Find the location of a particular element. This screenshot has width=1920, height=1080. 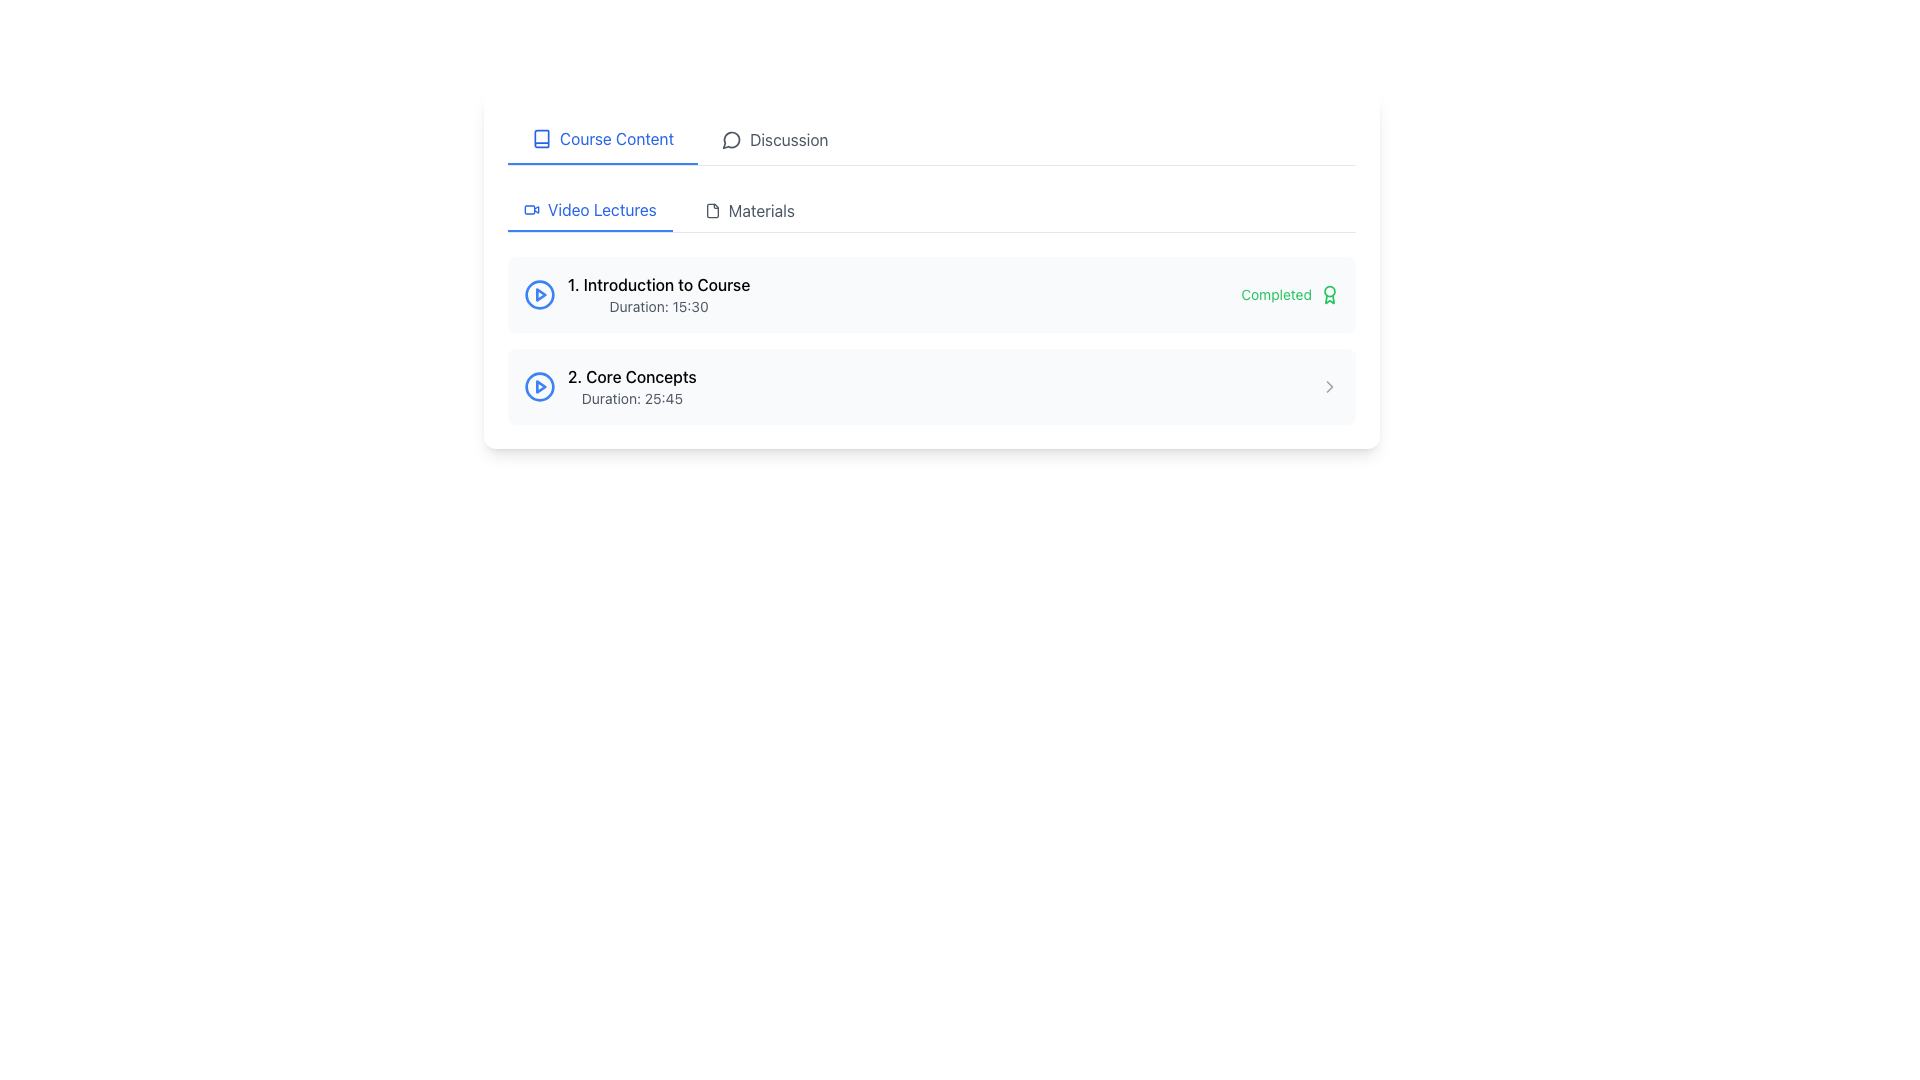

duration information of the first lecture in the 'Video Lectures' section, which includes a text label and a clickable play button is located at coordinates (636, 294).